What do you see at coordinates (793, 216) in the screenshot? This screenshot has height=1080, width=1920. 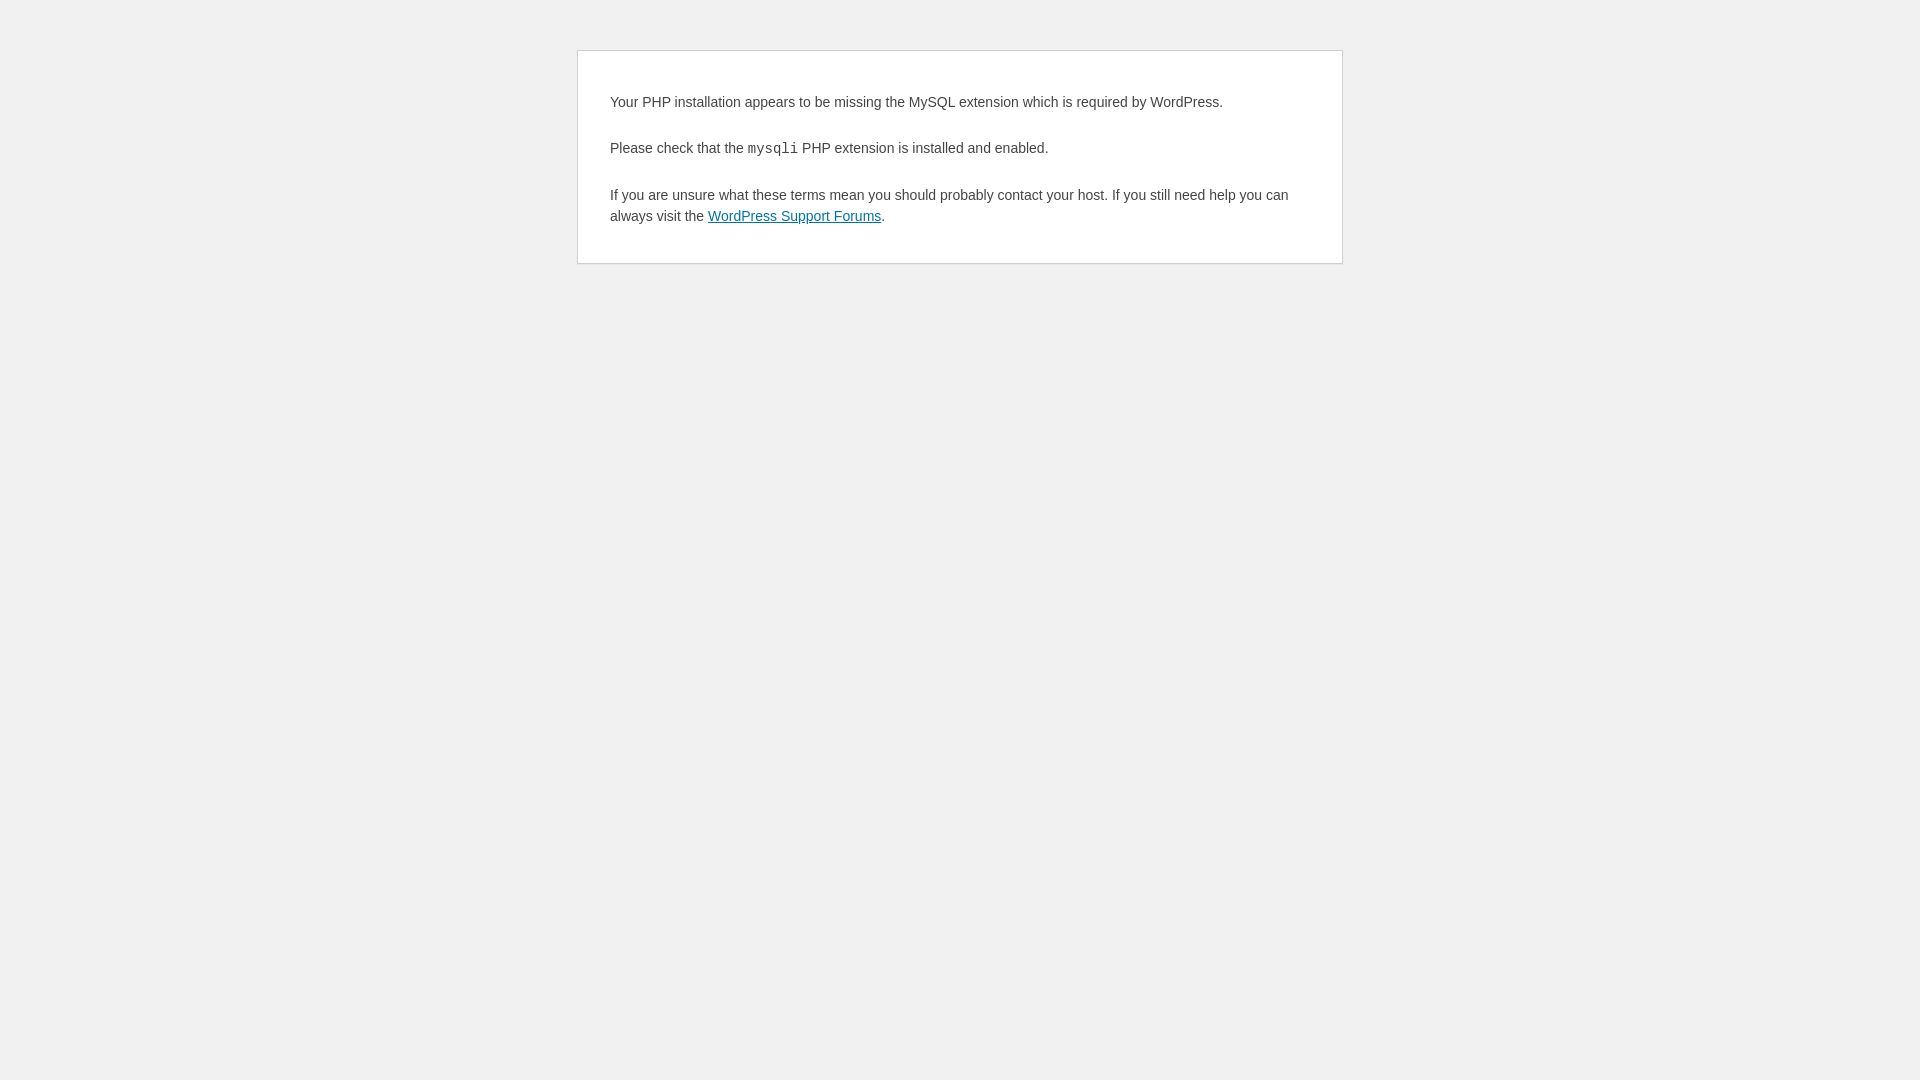 I see `'WordPress Support Forums'` at bounding box center [793, 216].